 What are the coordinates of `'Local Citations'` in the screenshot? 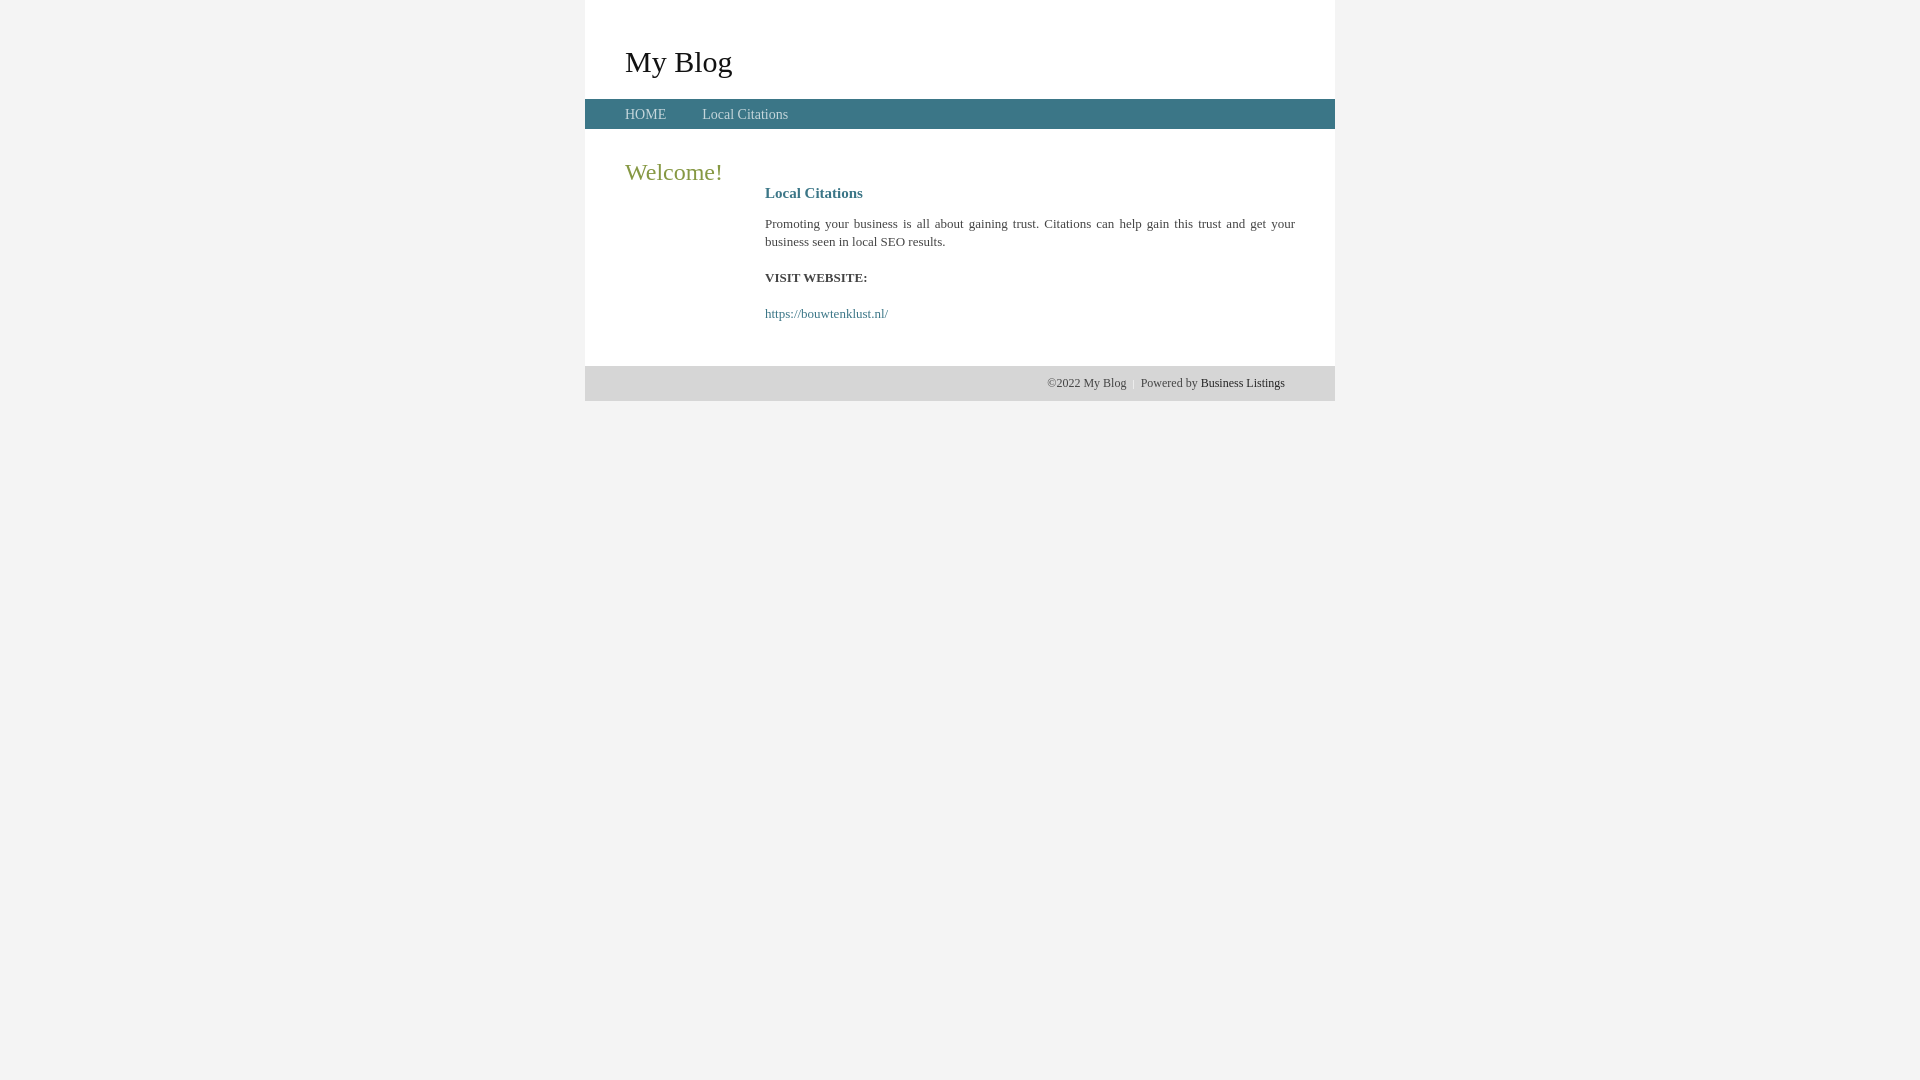 It's located at (743, 114).